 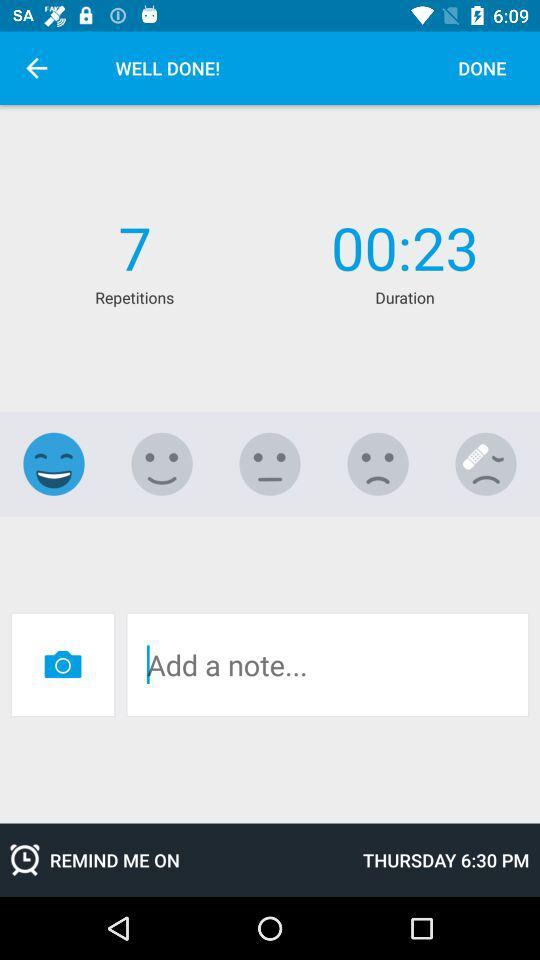 What do you see at coordinates (161, 464) in the screenshot?
I see `this rating` at bounding box center [161, 464].